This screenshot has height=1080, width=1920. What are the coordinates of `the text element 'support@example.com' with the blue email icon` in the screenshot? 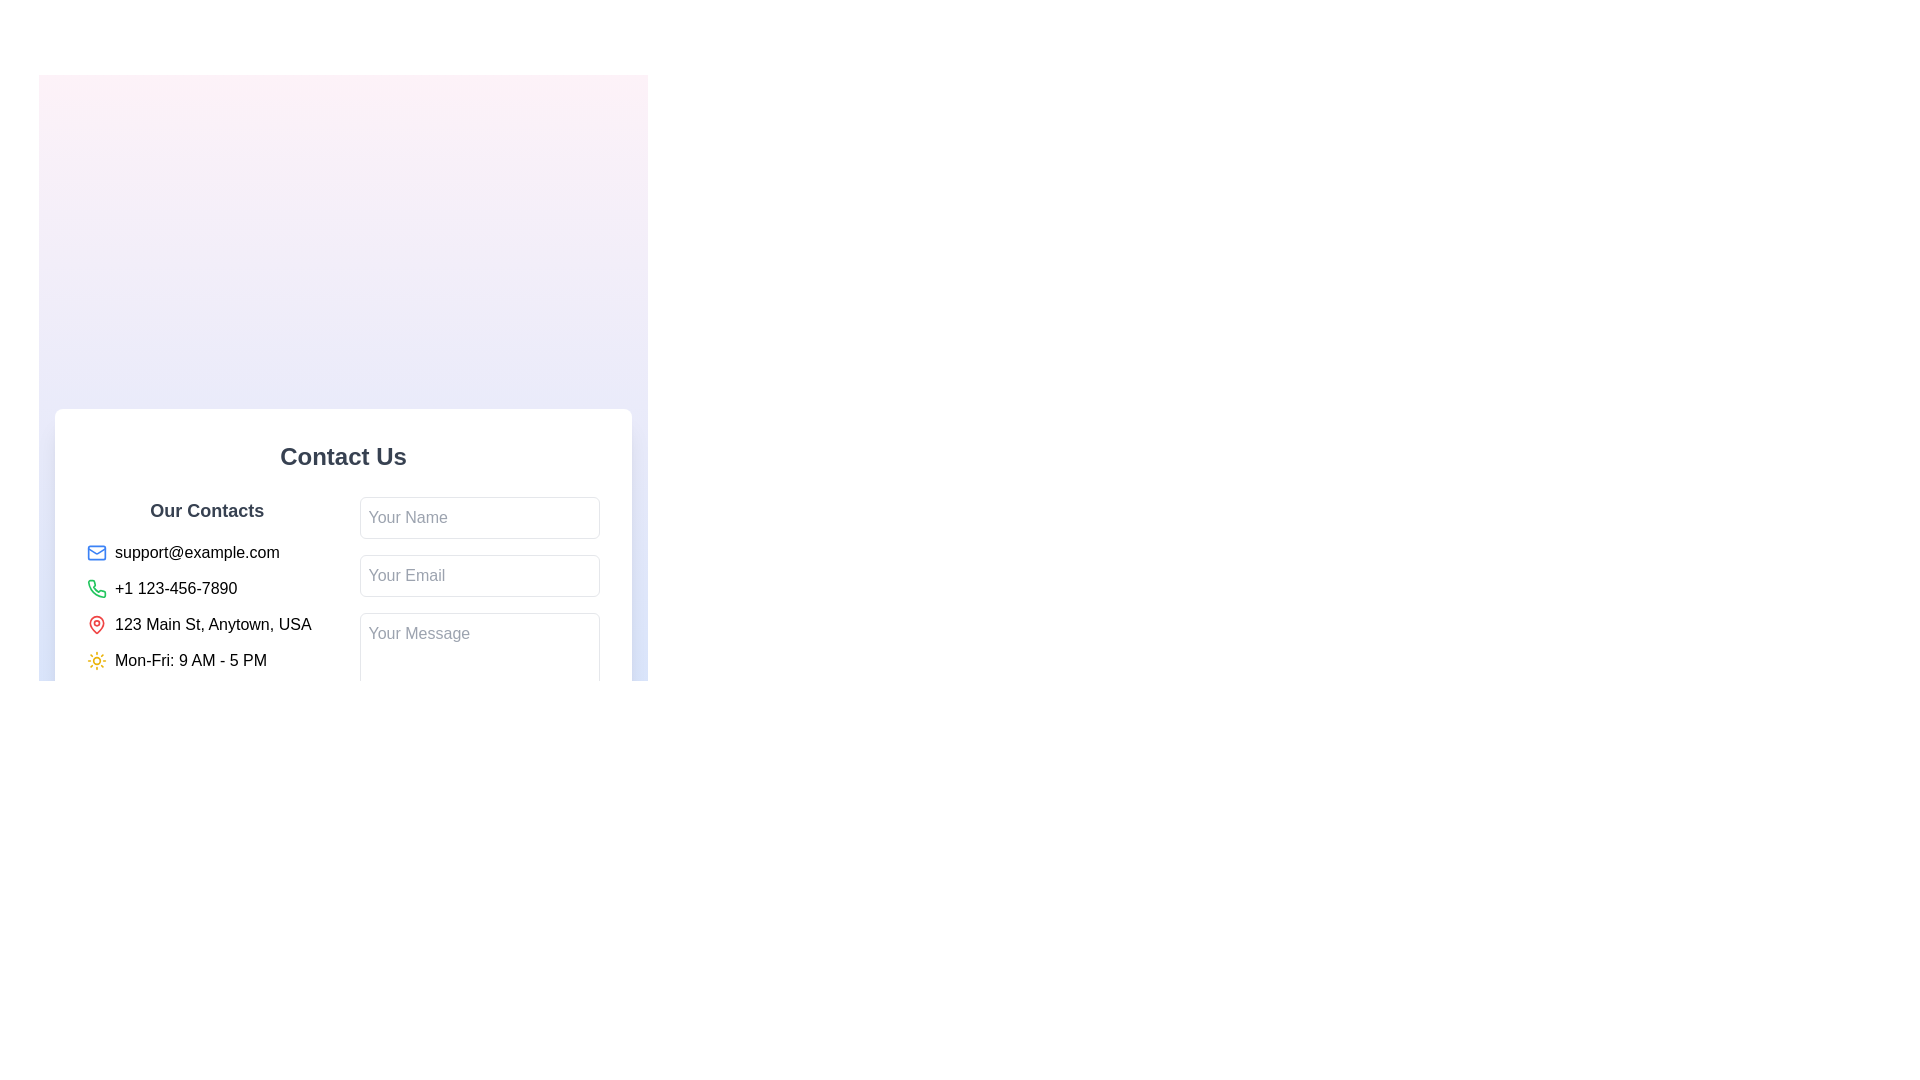 It's located at (207, 552).